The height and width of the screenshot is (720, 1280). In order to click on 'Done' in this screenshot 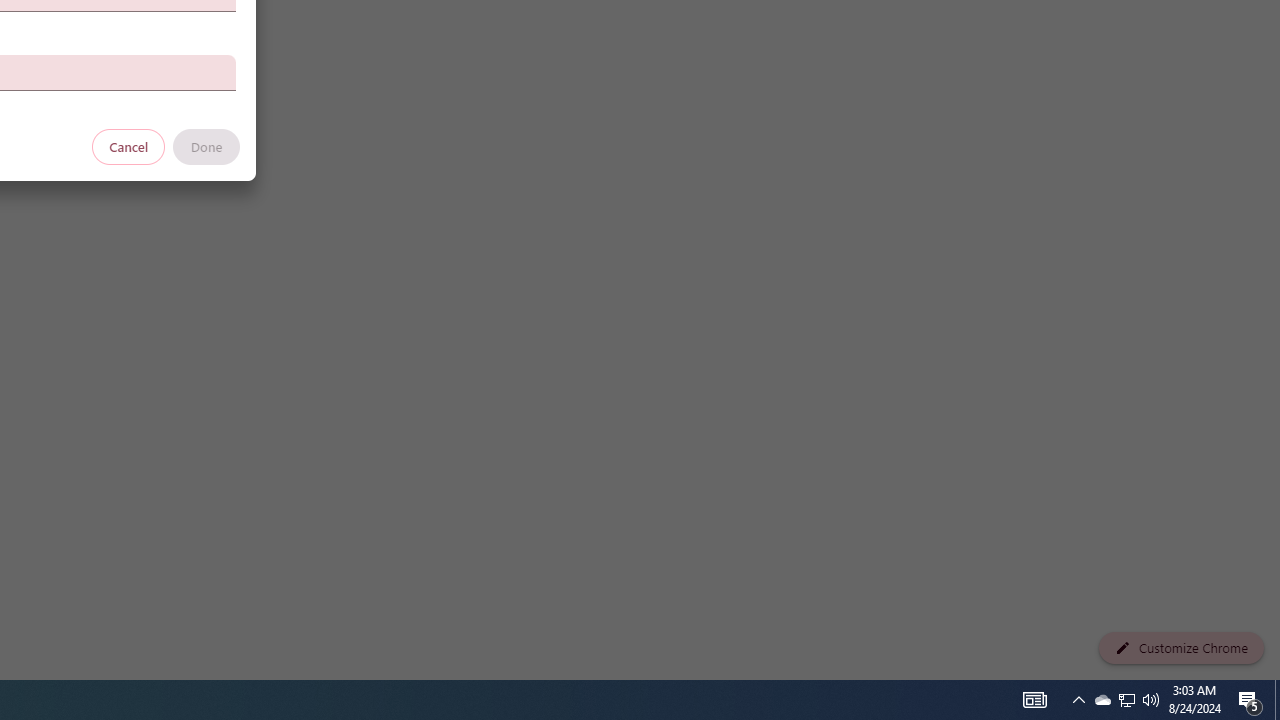, I will do `click(206, 145)`.